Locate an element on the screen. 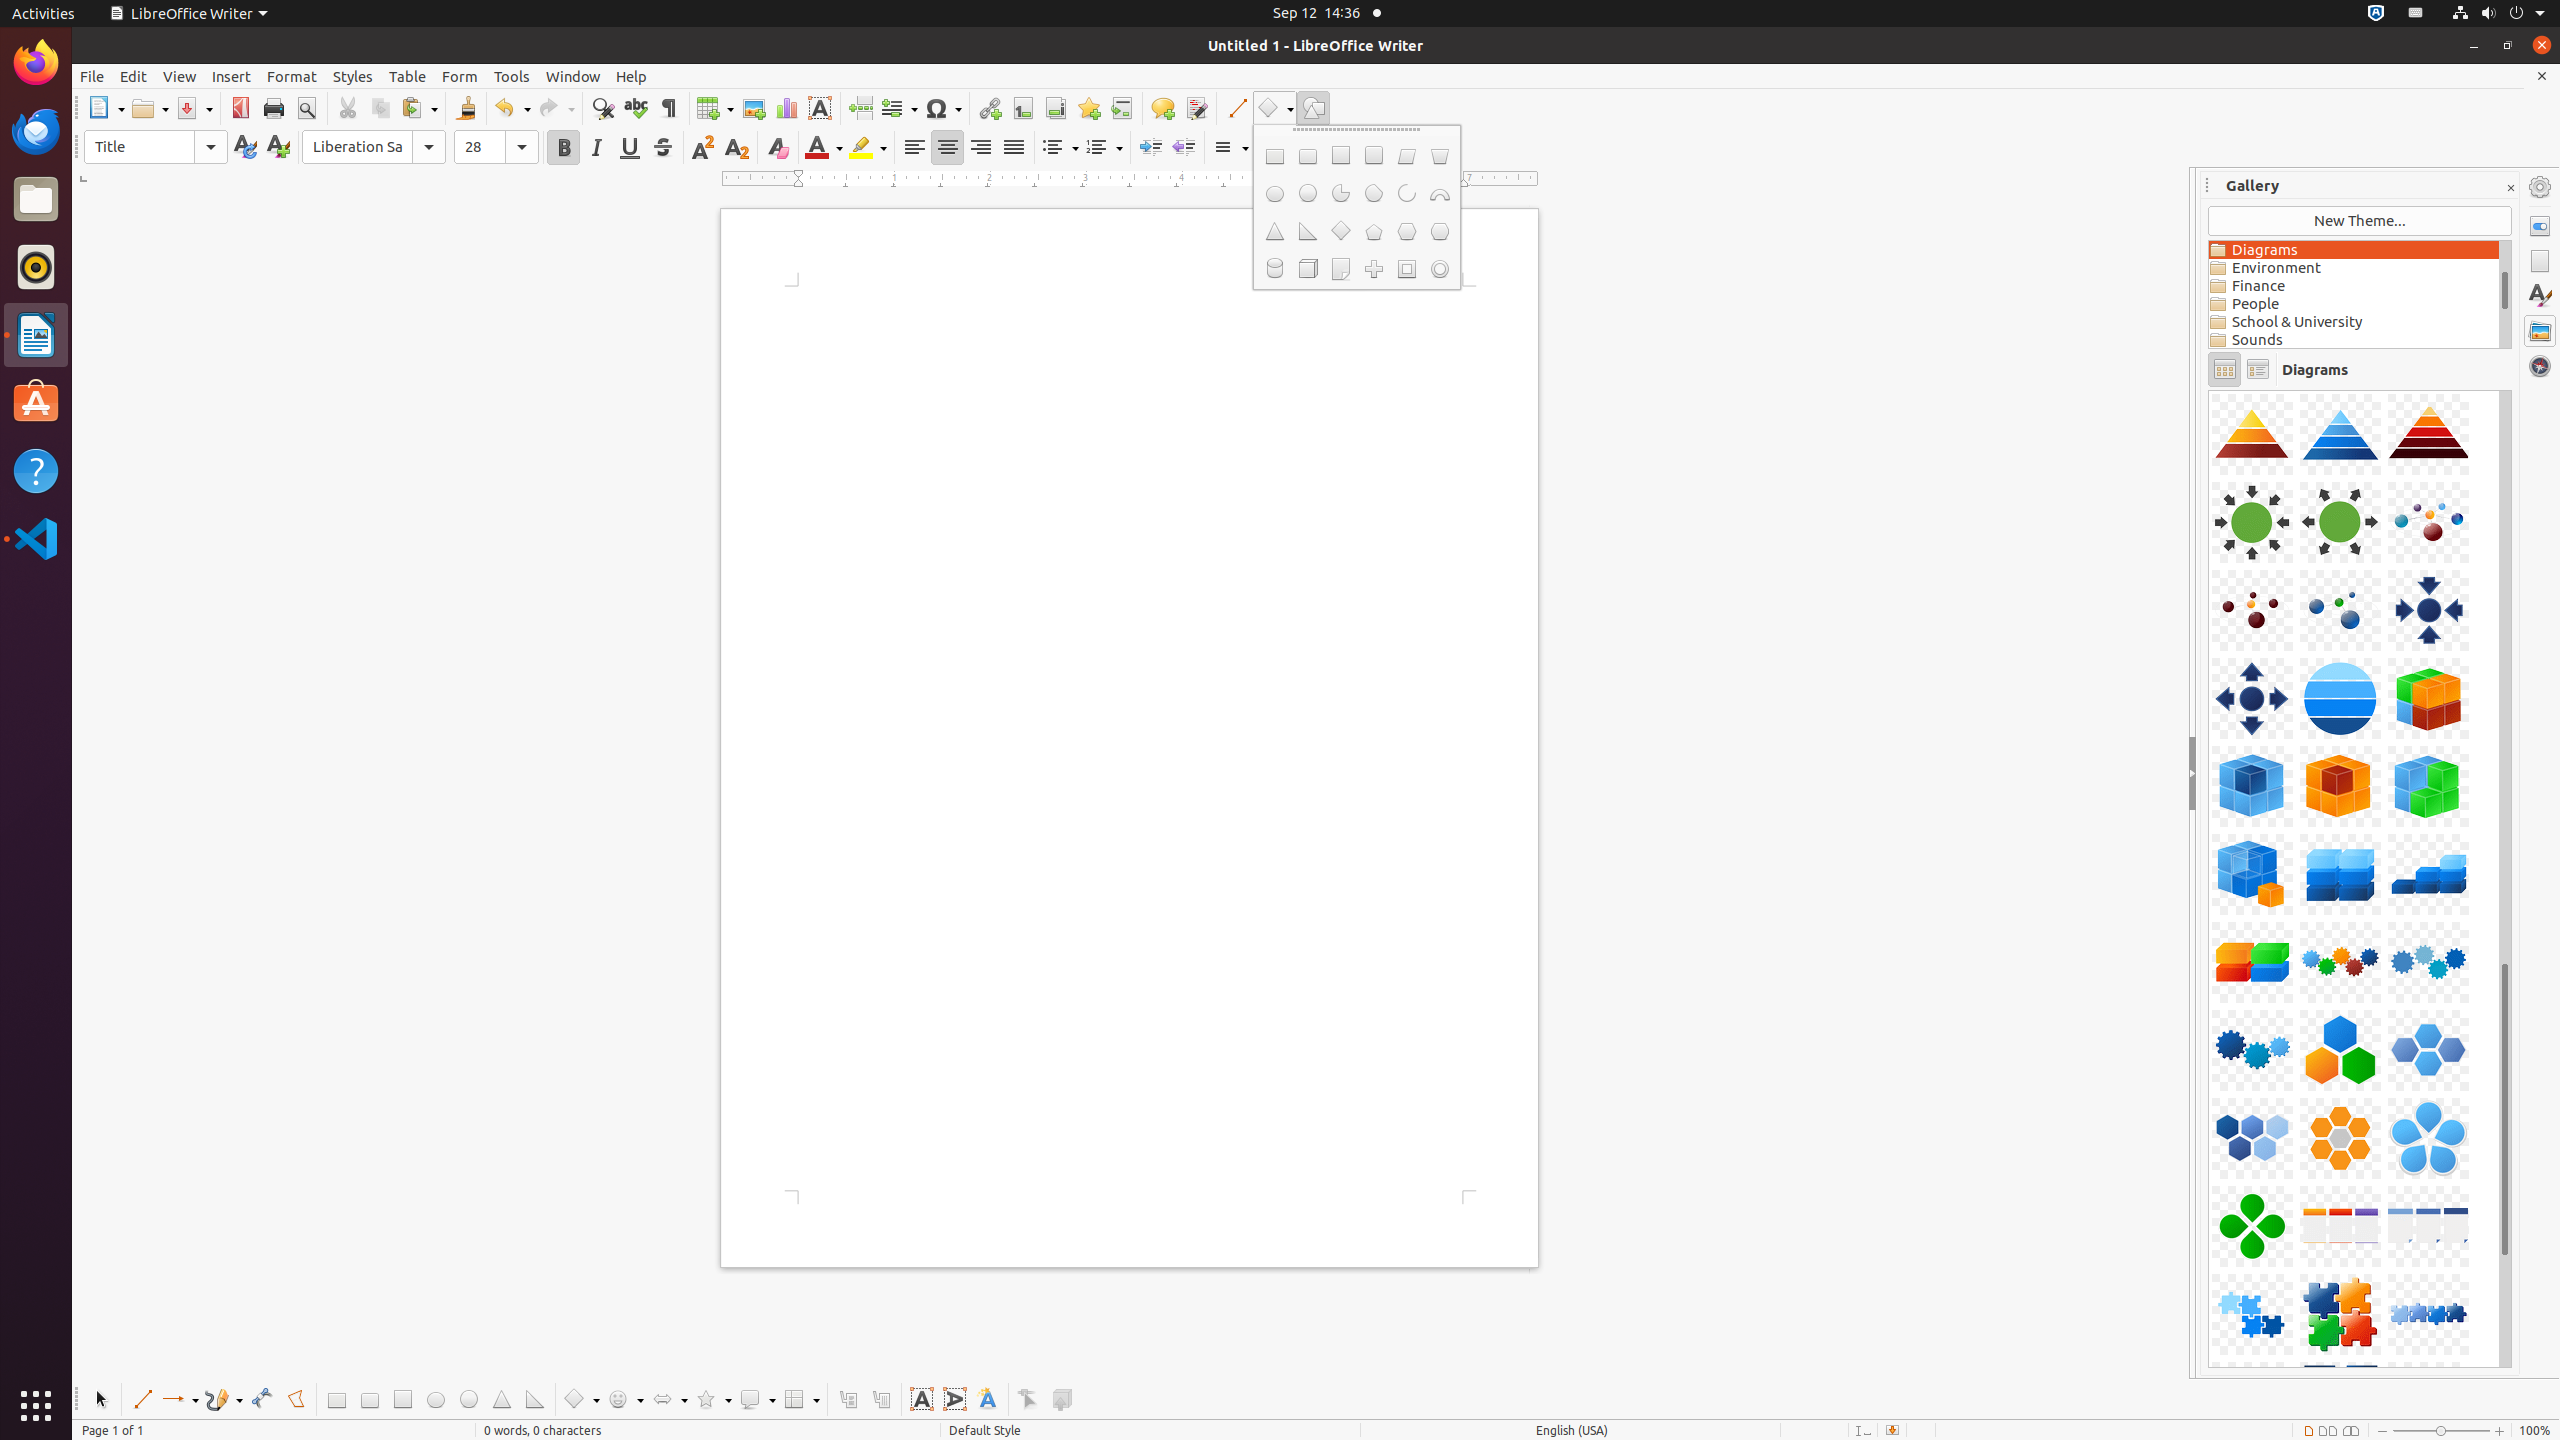  'Strikethrough' is located at coordinates (661, 146).